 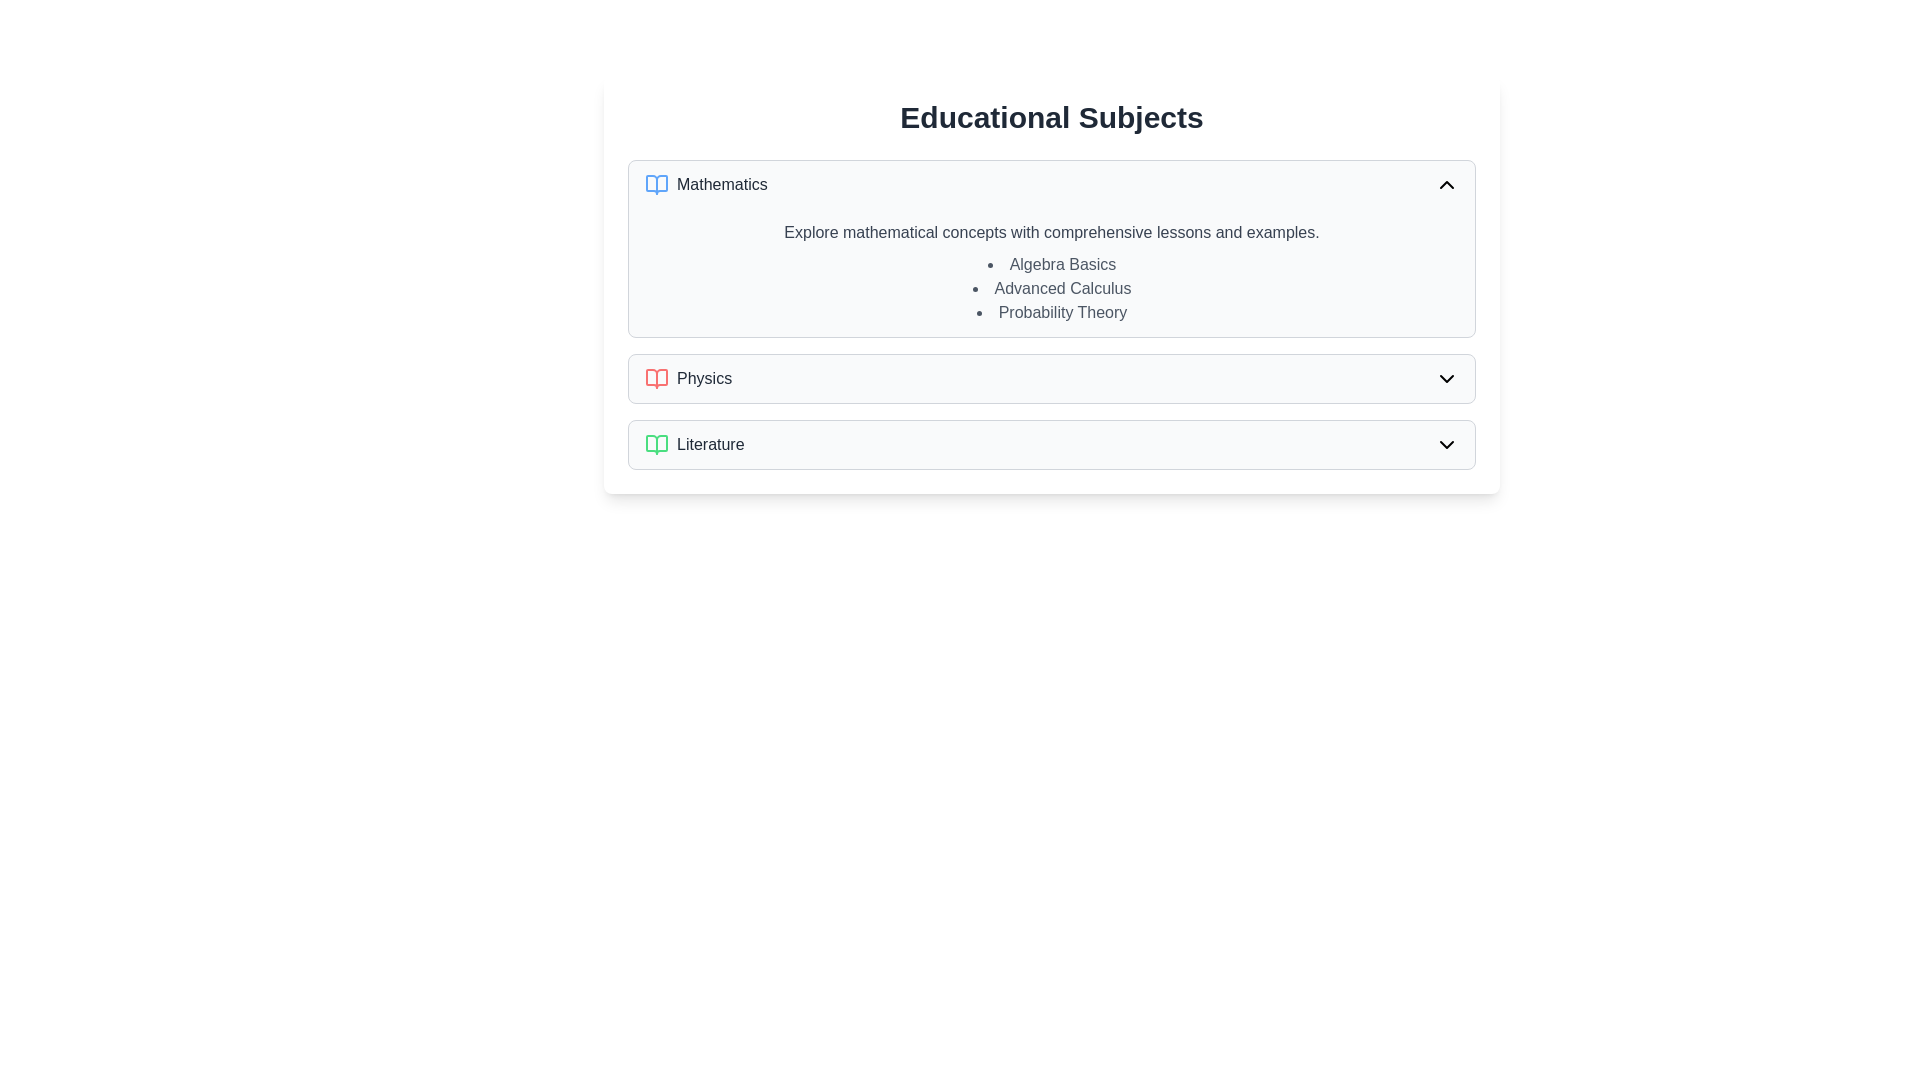 I want to click on the 'Literature' text label element, so click(x=694, y=443).